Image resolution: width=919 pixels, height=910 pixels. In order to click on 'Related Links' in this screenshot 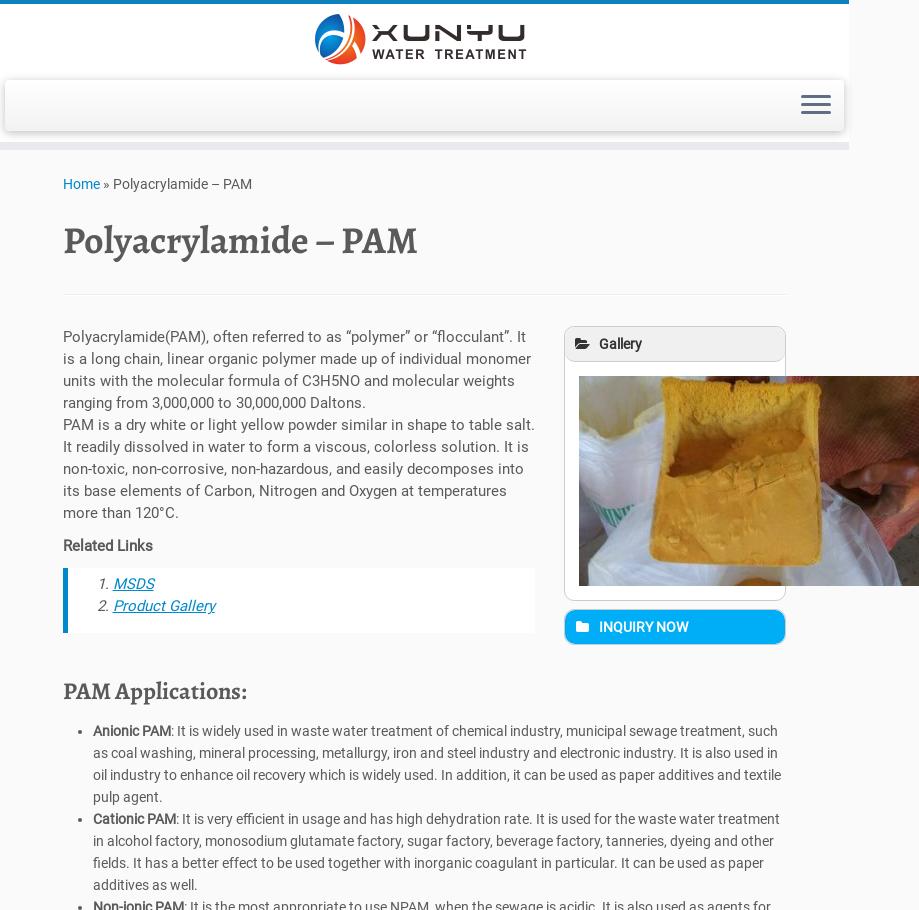, I will do `click(105, 550)`.